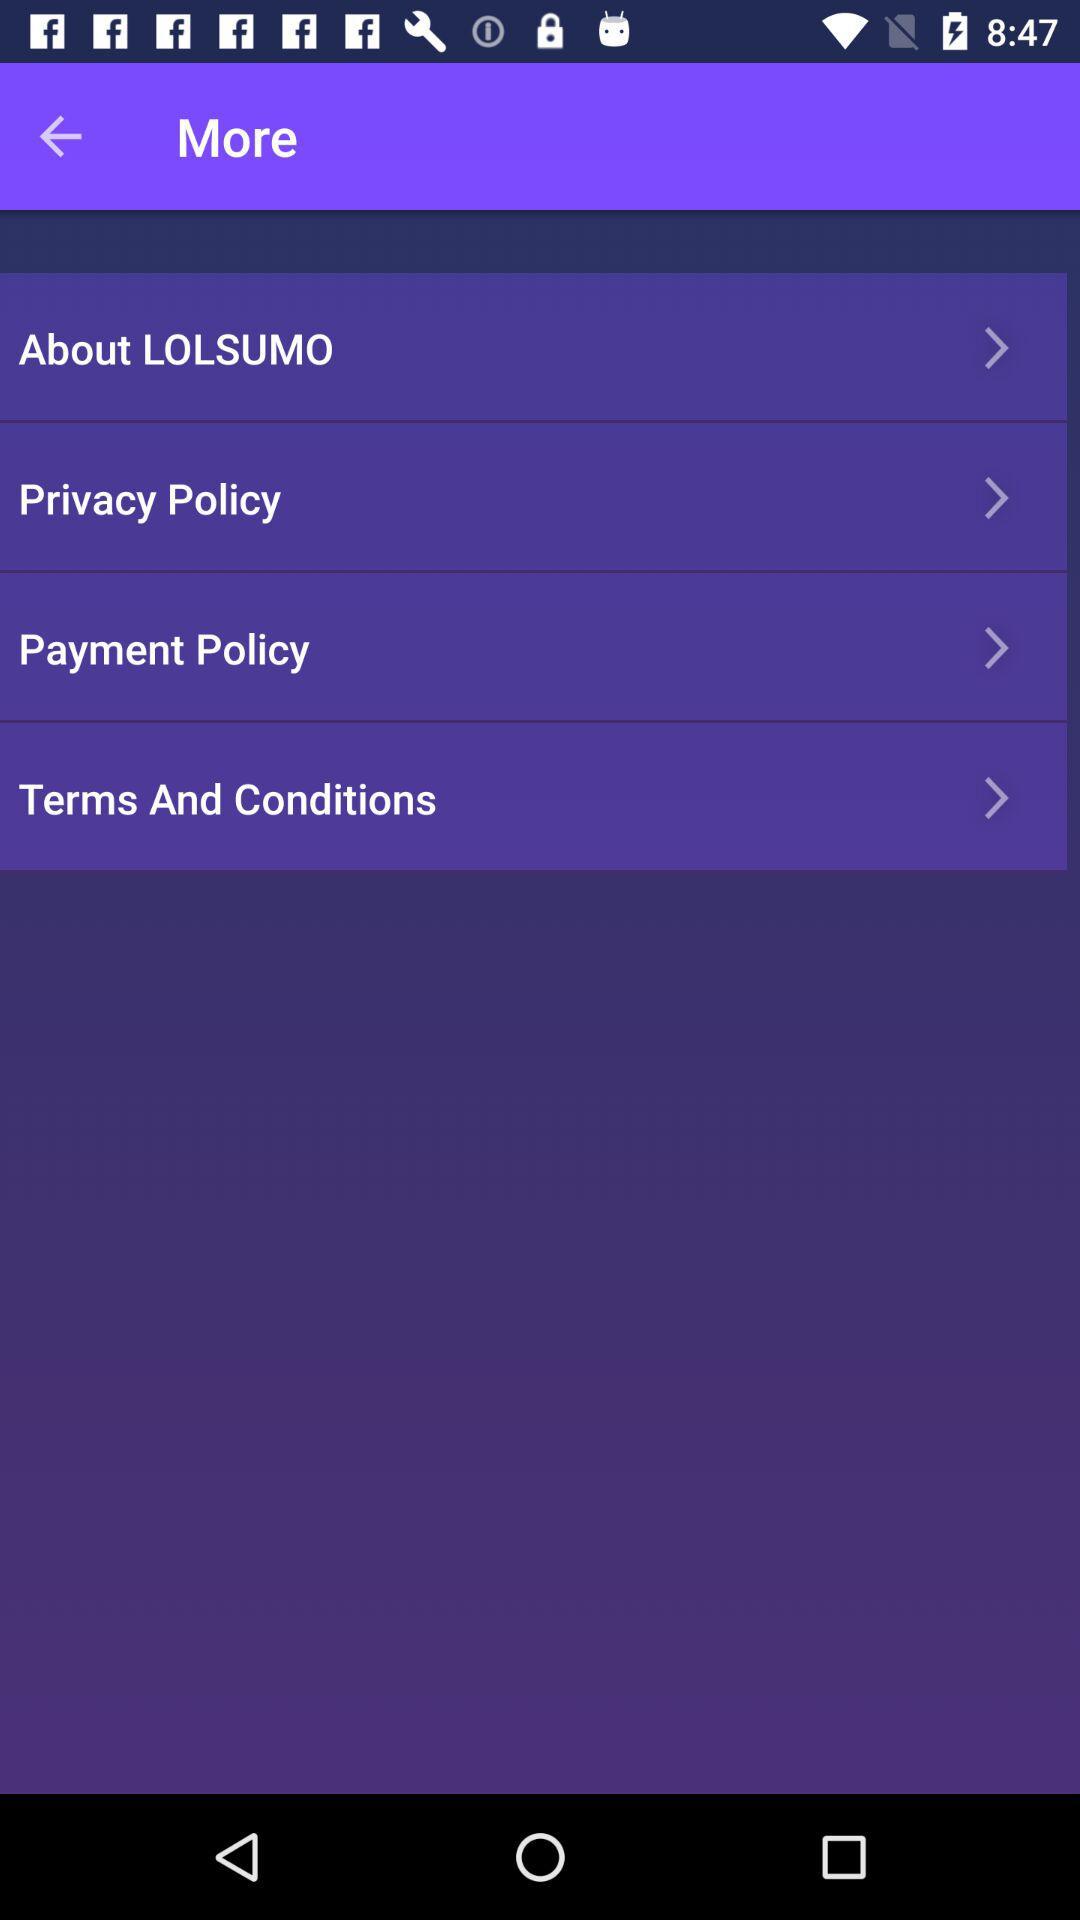 The image size is (1080, 1920). I want to click on item next to more icon, so click(72, 135).